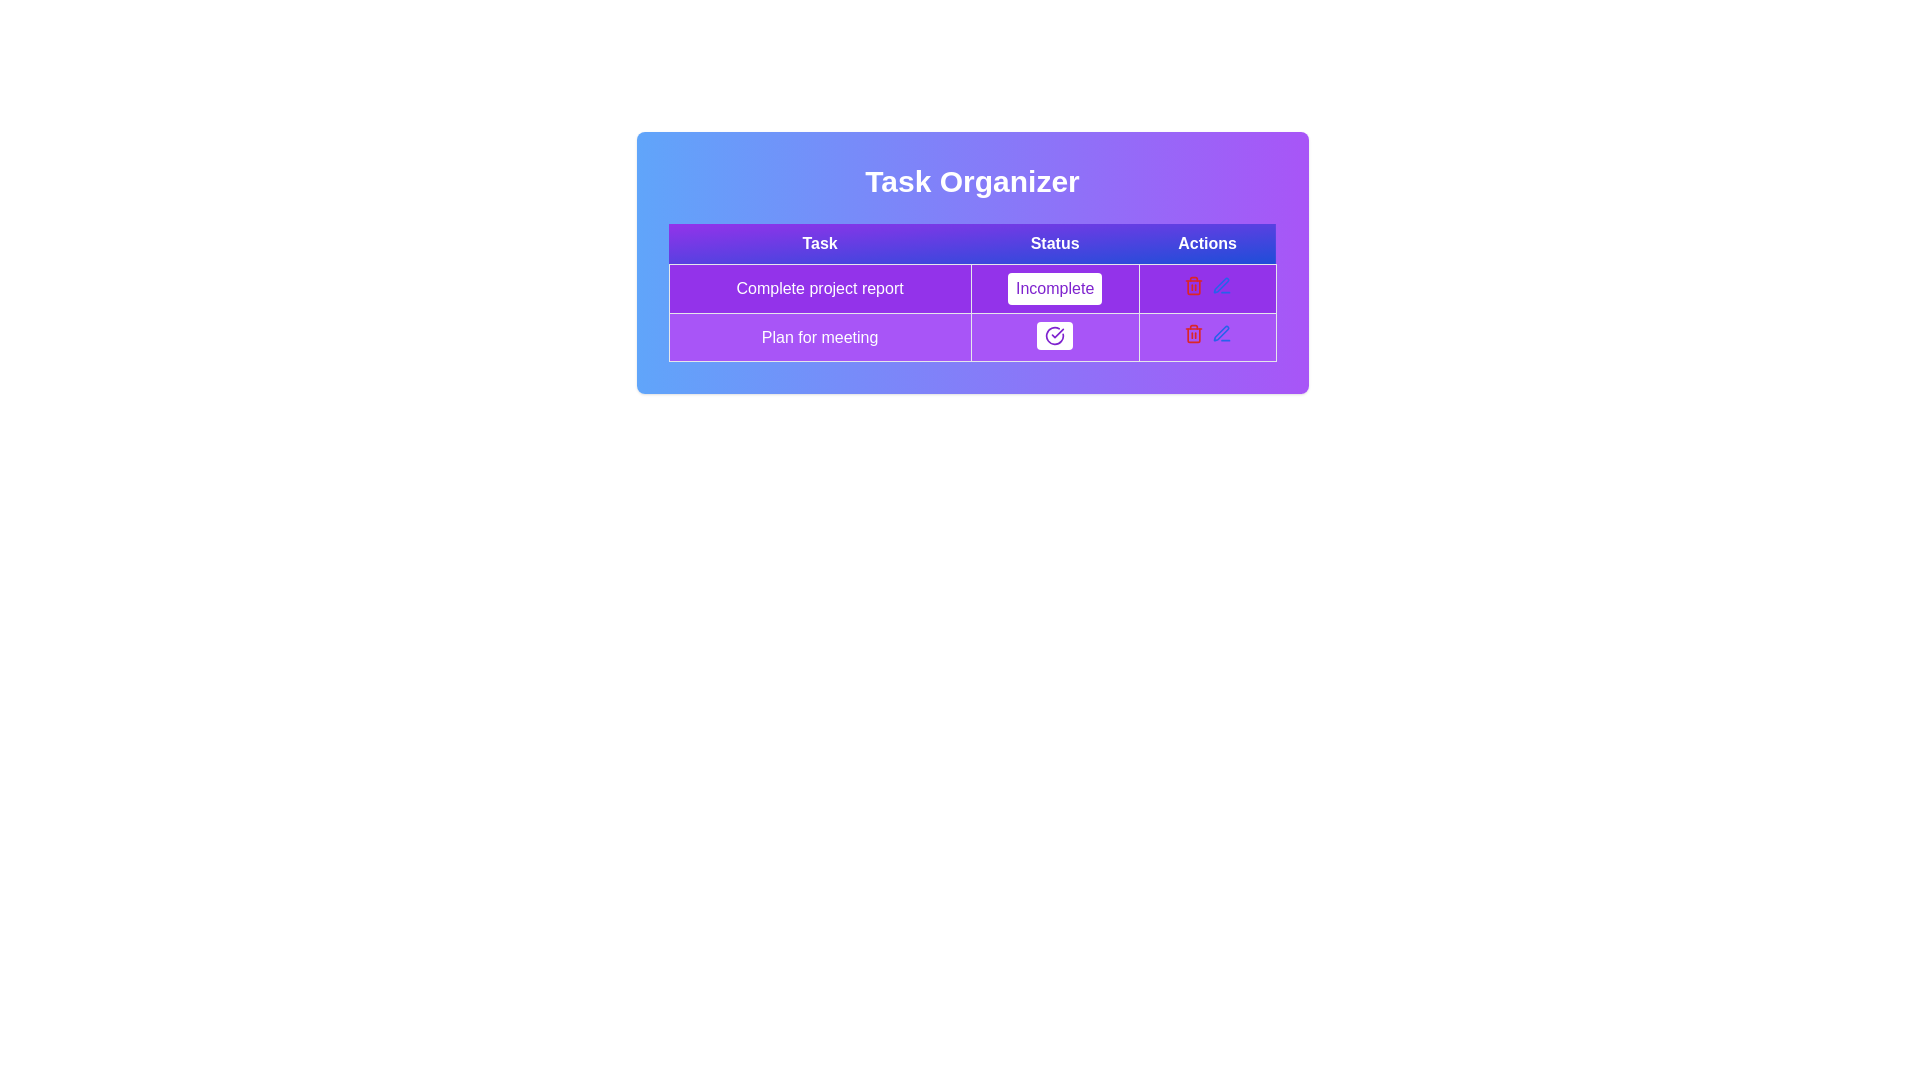  What do you see at coordinates (1193, 285) in the screenshot?
I see `the delete icon button in the 'Actions' column corresponding to the task 'Complete project report'` at bounding box center [1193, 285].